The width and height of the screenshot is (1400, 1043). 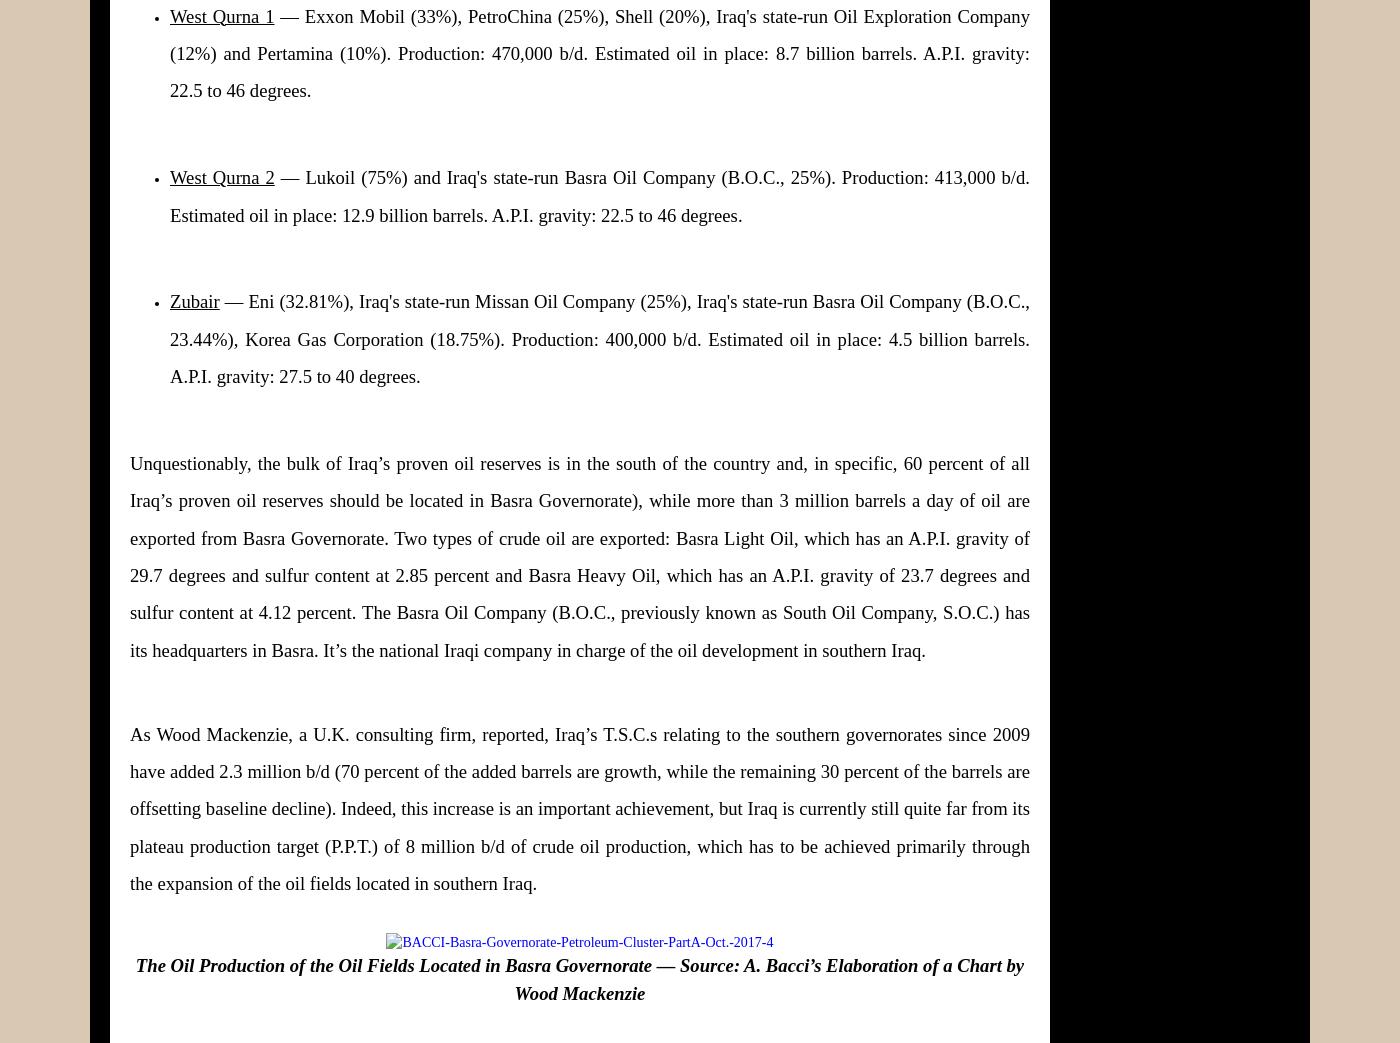 What do you see at coordinates (580, 630) in the screenshot?
I see `'The
Basra Oil Company (B.O.C., previously known as South Oil Company, S.O.C.) has
its headquarters in Basra. It’s the national Iraqi company in charge of the oil
development in southern Iraq.'` at bounding box center [580, 630].